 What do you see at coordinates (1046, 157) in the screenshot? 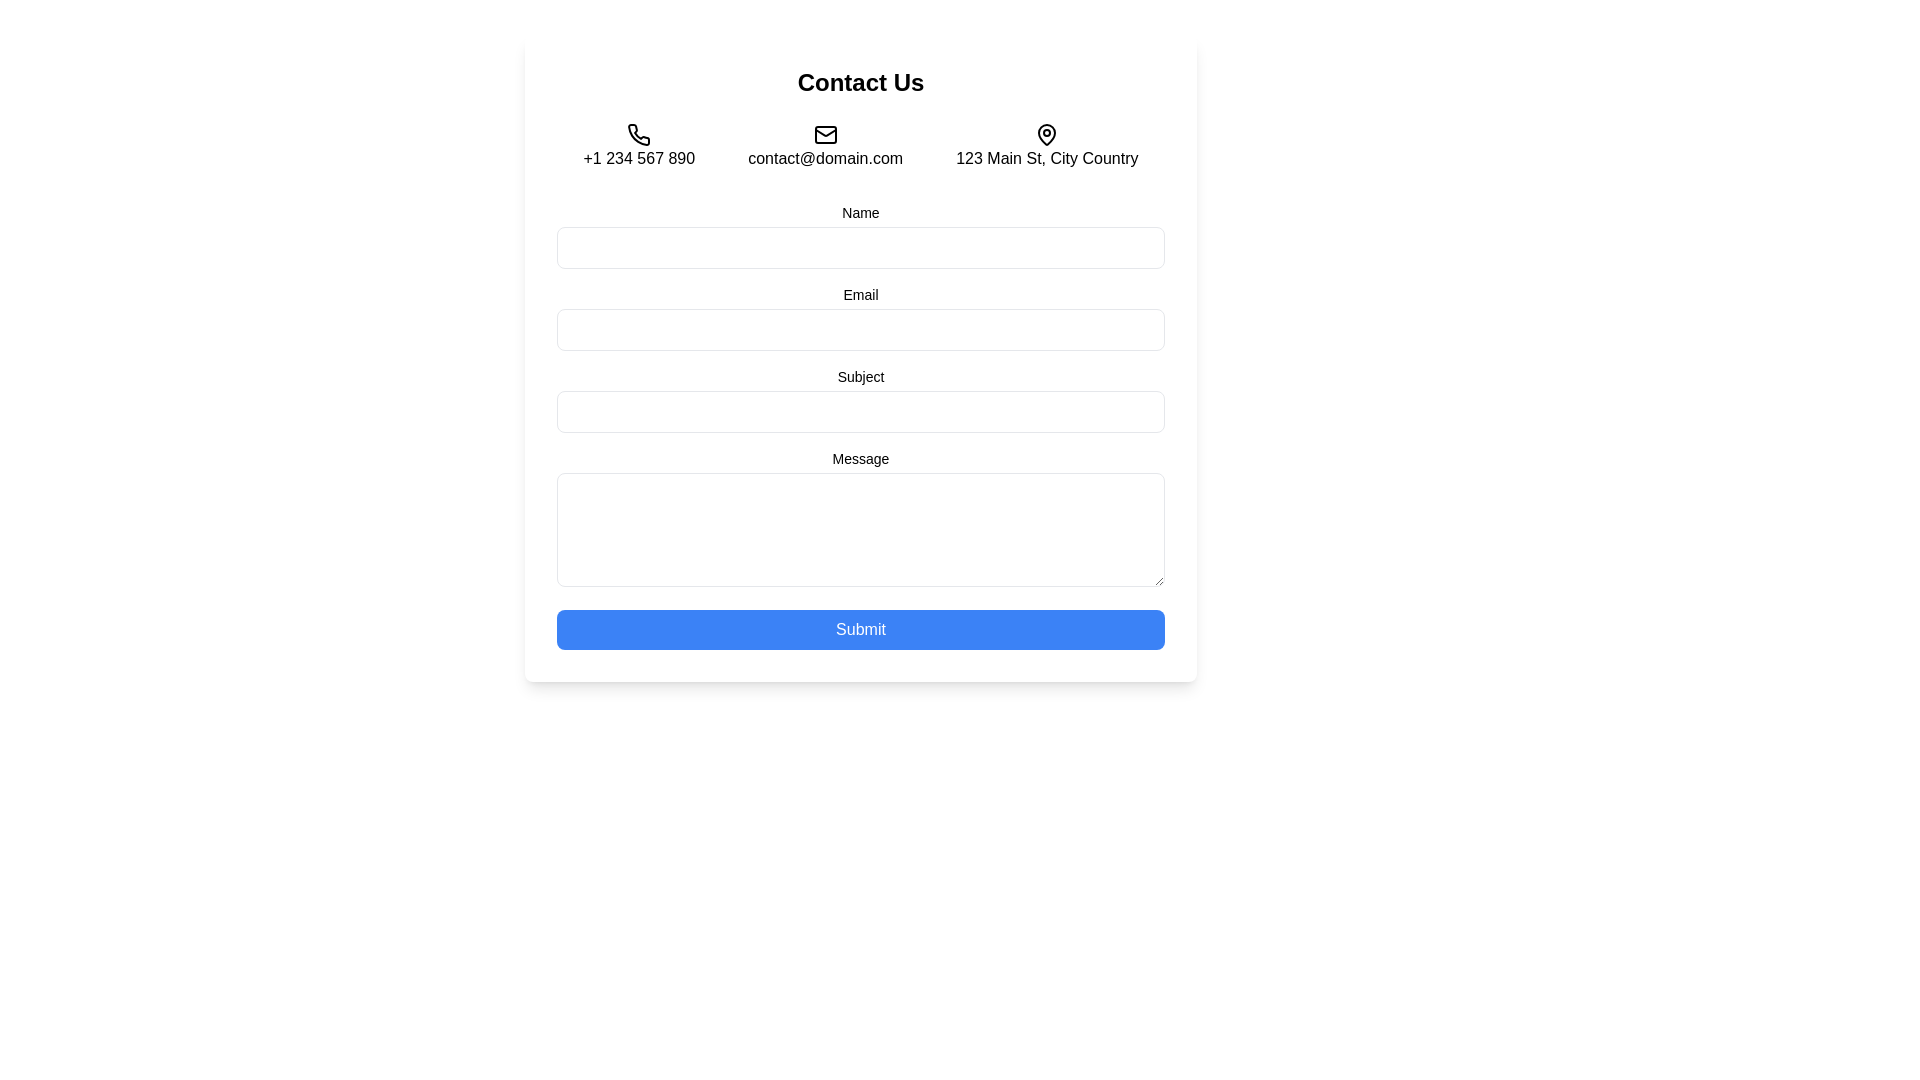
I see `the Text label providing the address in the 'Contact Us' section, which is the third entry aligned with the phone number and email address` at bounding box center [1046, 157].